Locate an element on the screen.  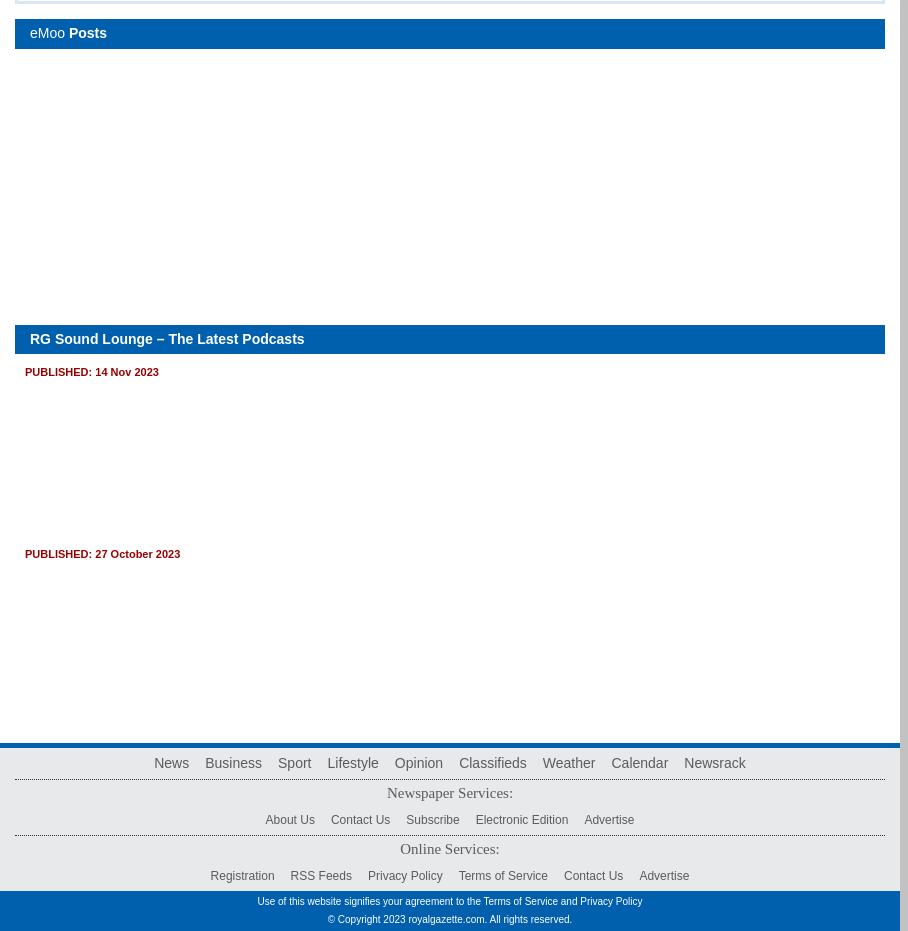
'Electronic Edition' is located at coordinates (521, 819).